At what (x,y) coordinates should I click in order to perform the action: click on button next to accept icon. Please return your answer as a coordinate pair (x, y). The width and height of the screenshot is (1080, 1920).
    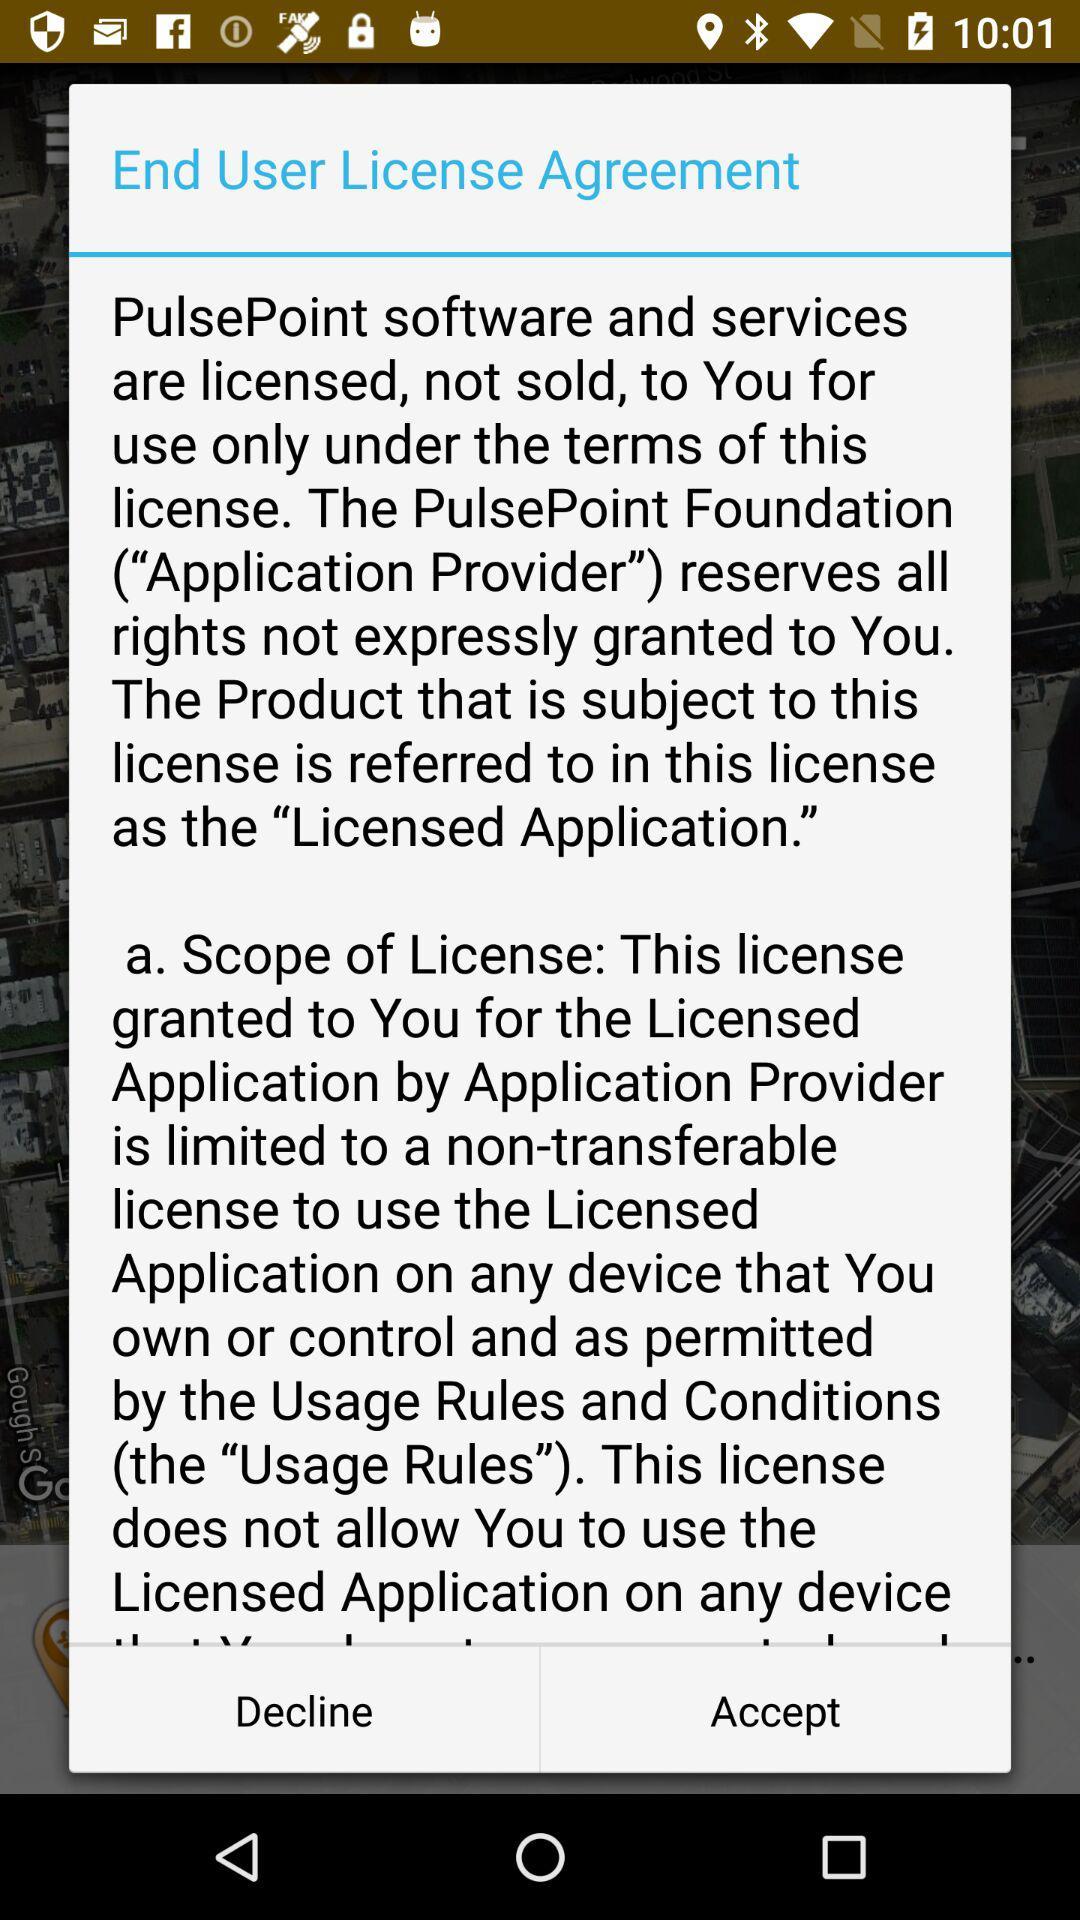
    Looking at the image, I should click on (304, 1708).